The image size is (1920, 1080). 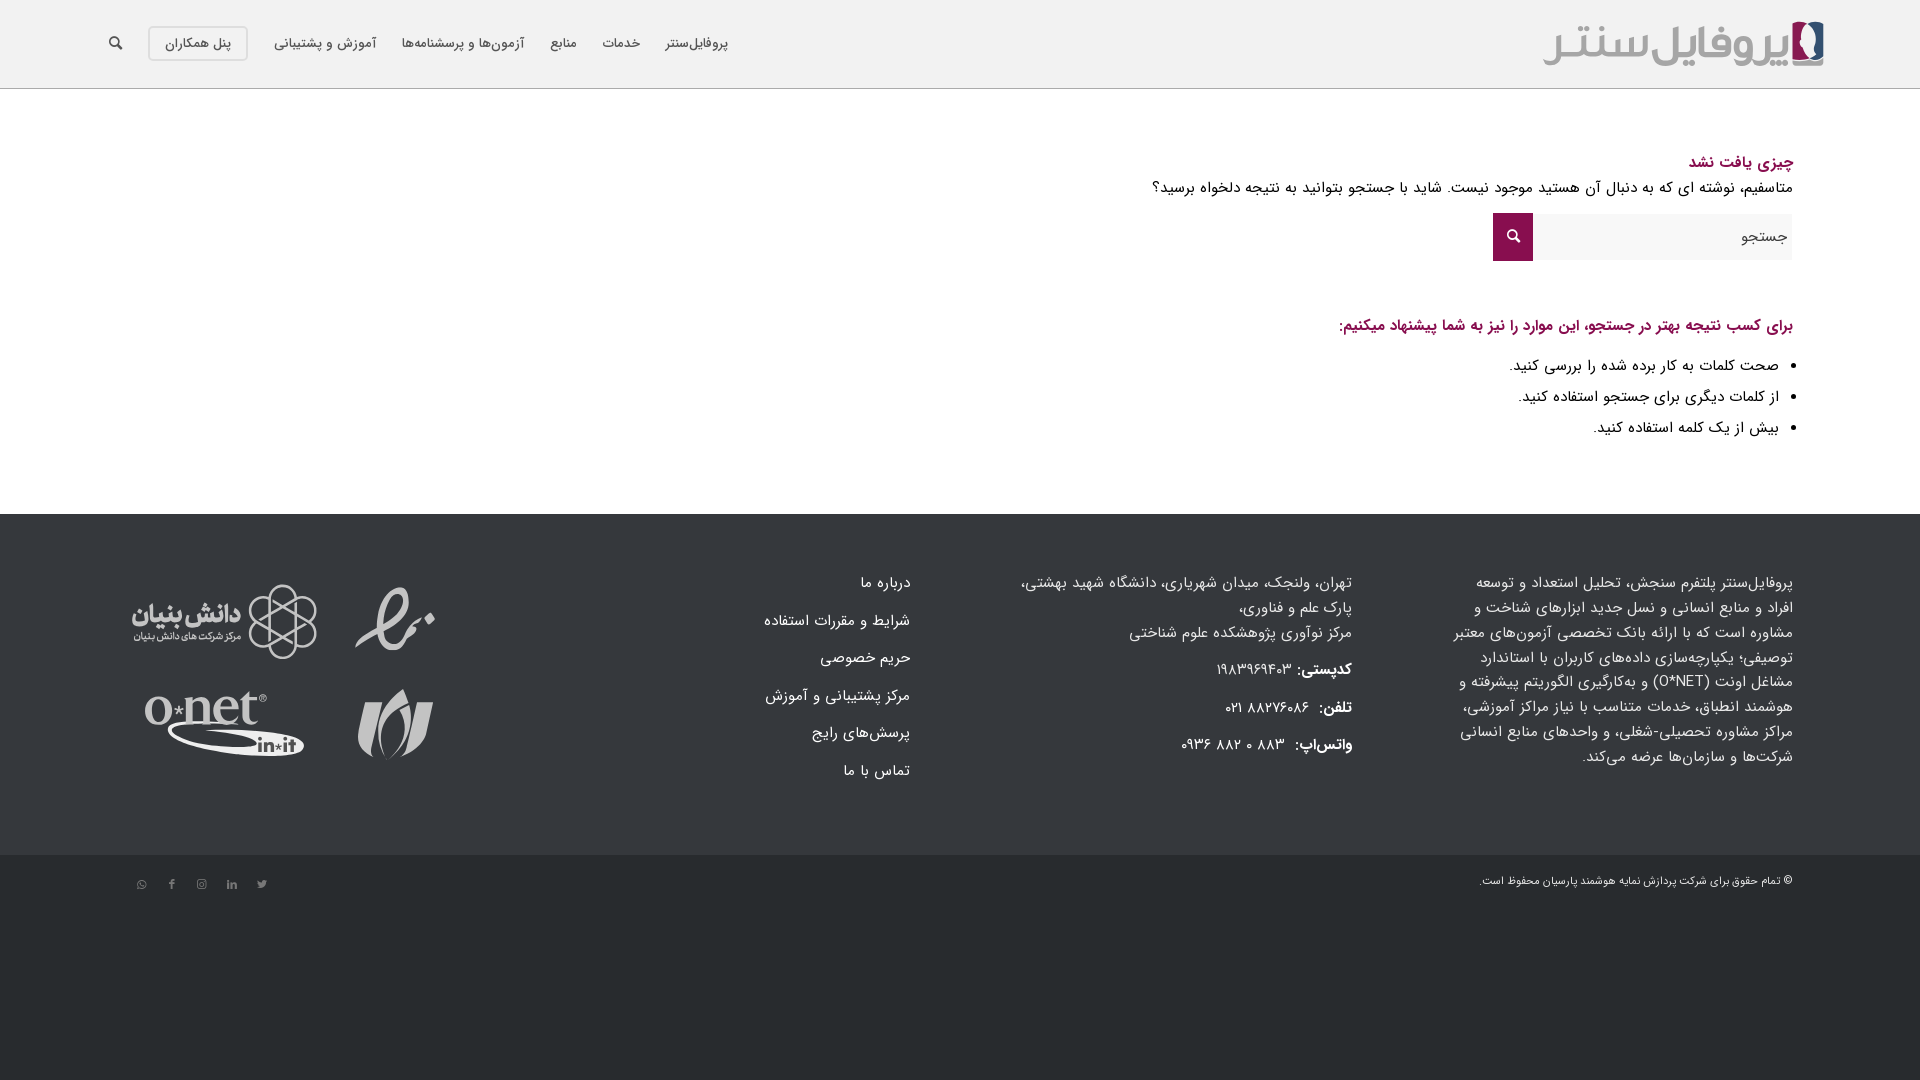 What do you see at coordinates (201, 883) in the screenshot?
I see `'Instagram'` at bounding box center [201, 883].